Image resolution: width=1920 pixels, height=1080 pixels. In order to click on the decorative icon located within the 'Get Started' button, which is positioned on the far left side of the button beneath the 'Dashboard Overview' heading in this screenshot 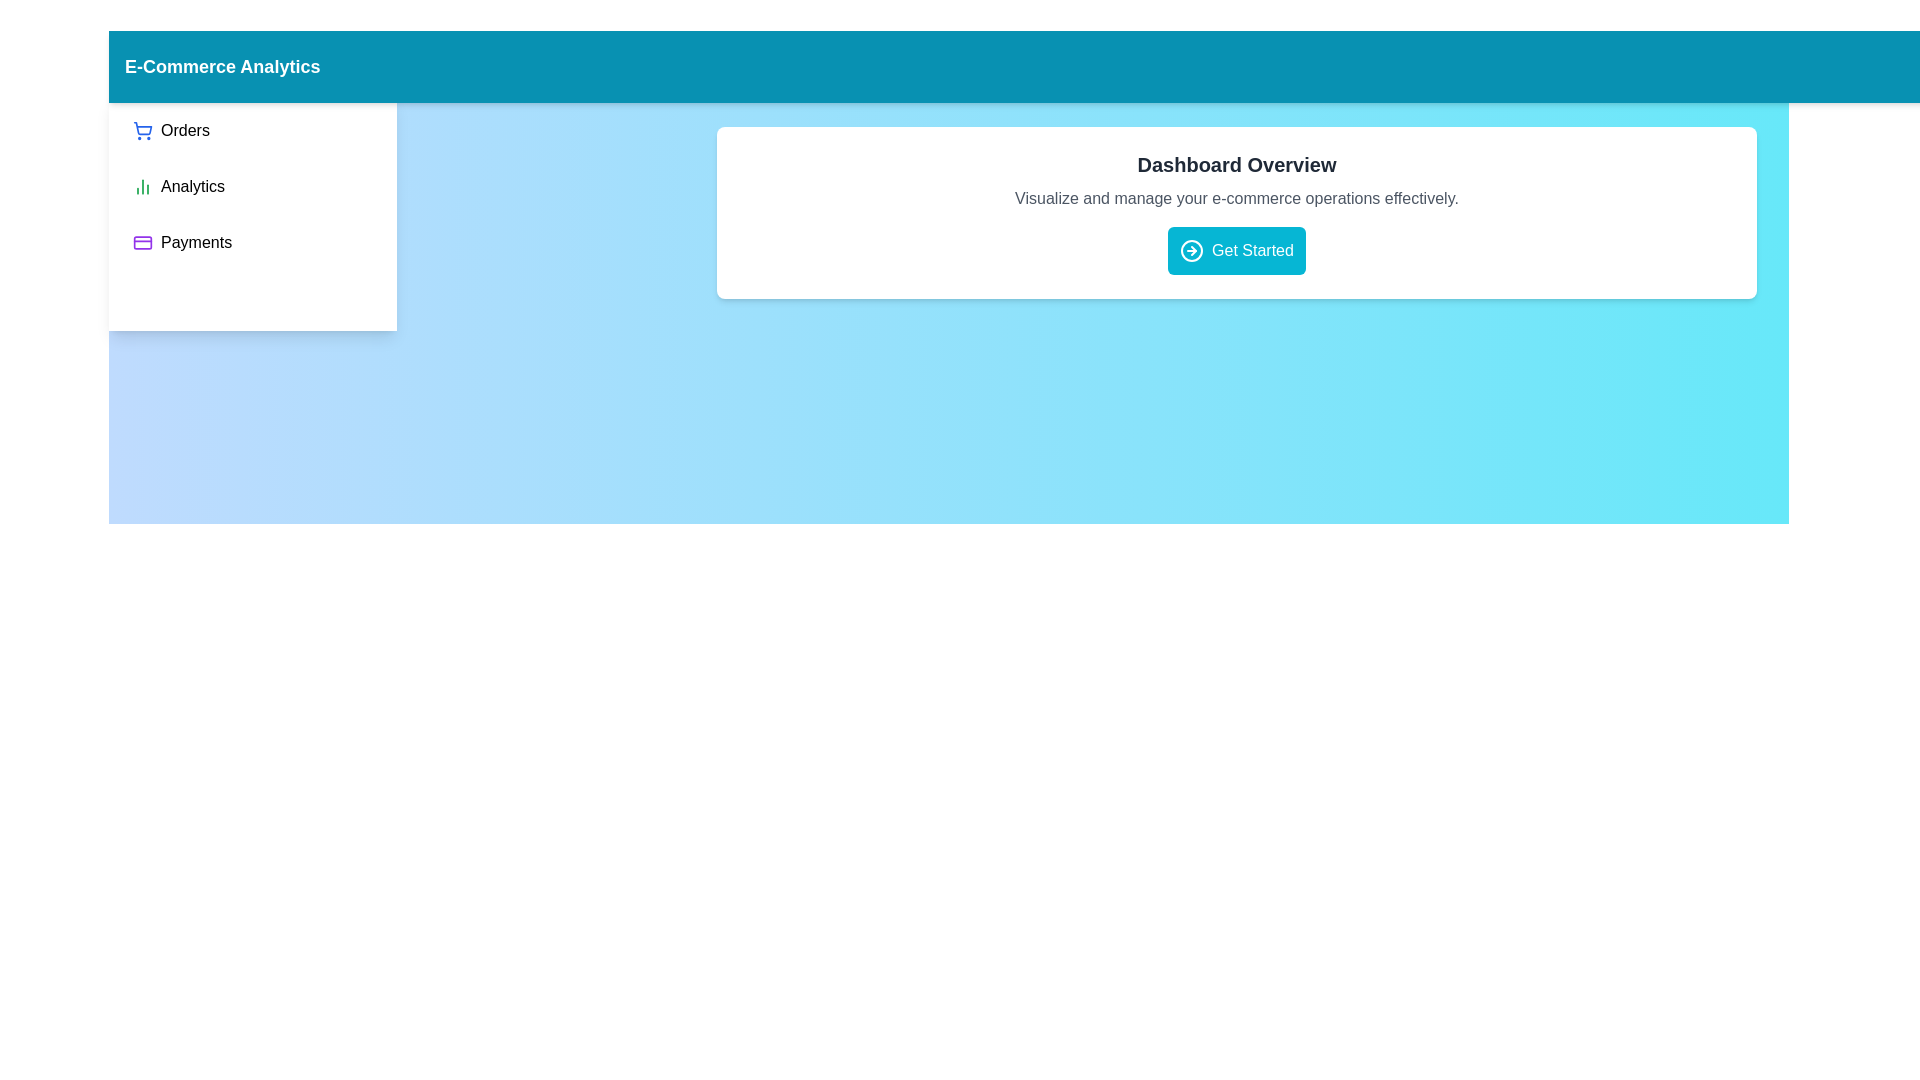, I will do `click(1192, 249)`.